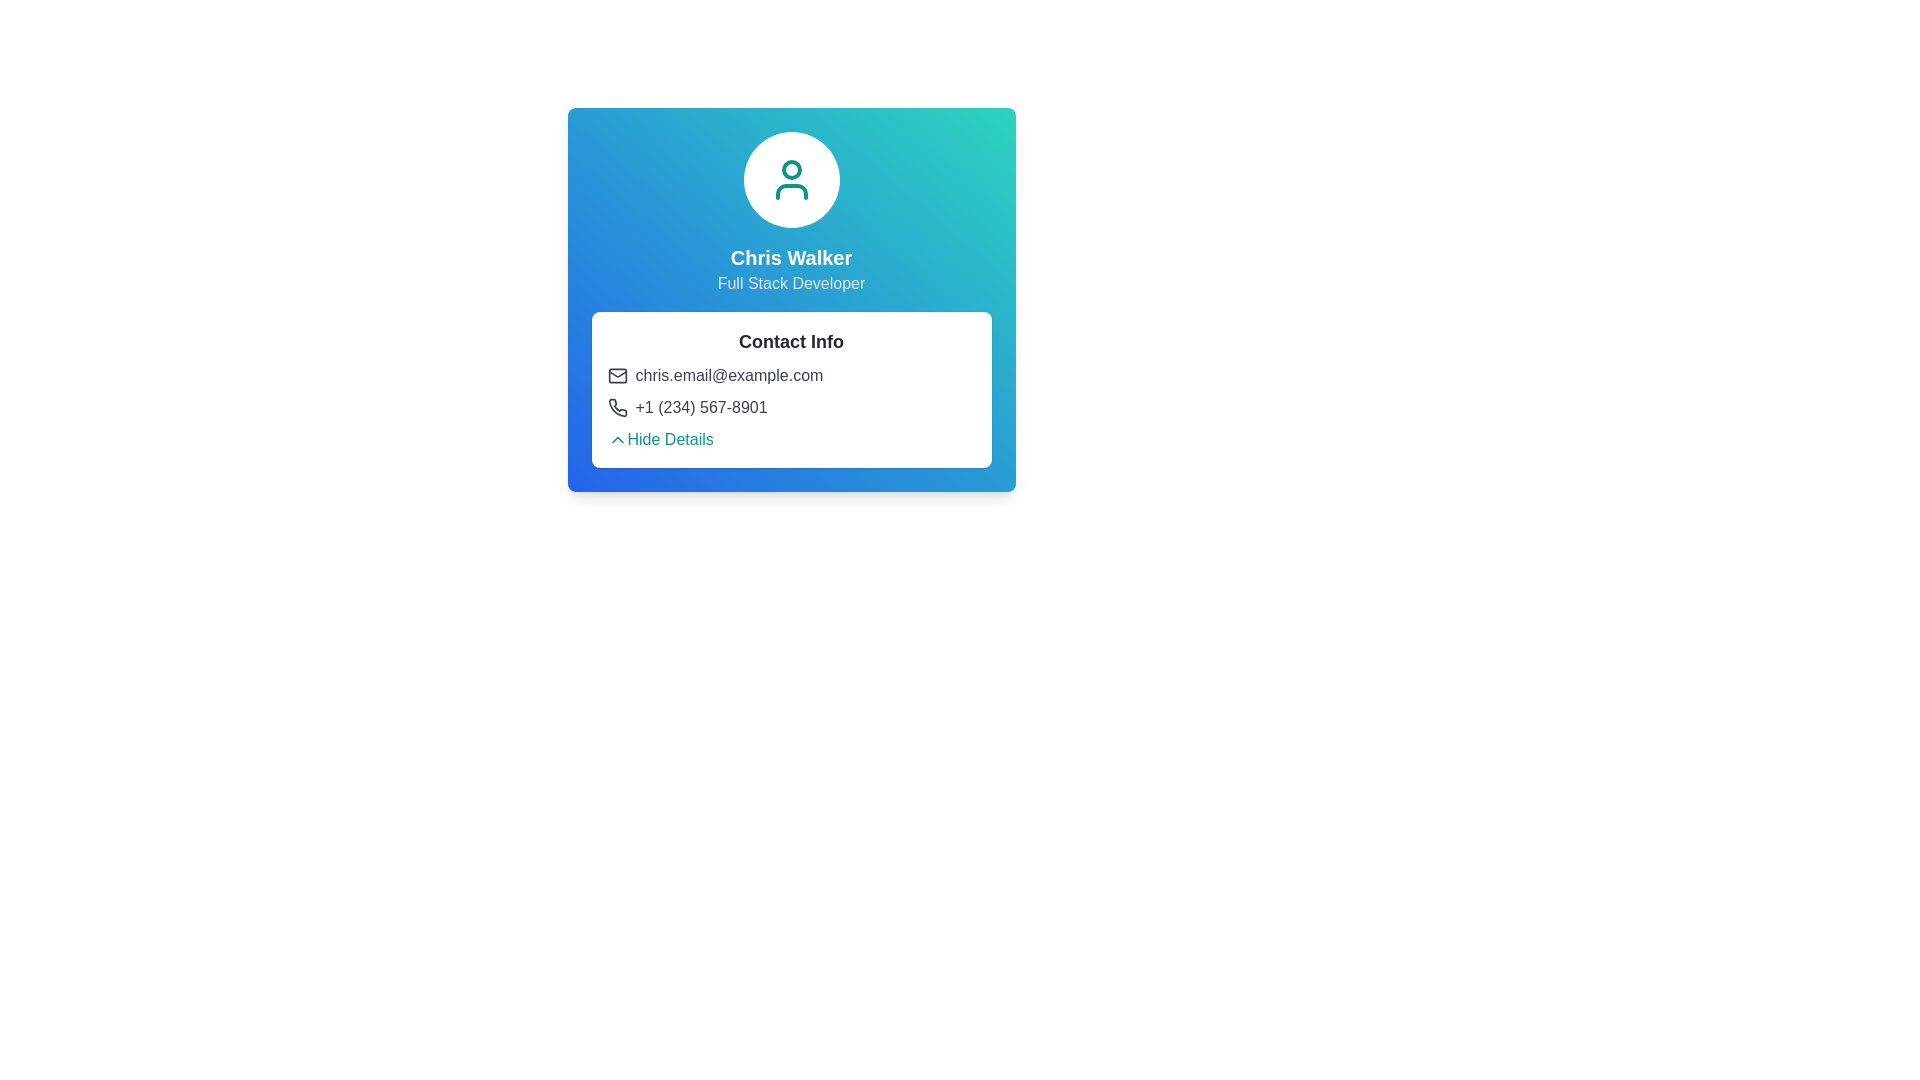 Image resolution: width=1920 pixels, height=1080 pixels. Describe the element at coordinates (790, 180) in the screenshot. I see `the profile image icon at the top of the user card, which is centered in the visible interface and displayed within a white circular background` at that location.